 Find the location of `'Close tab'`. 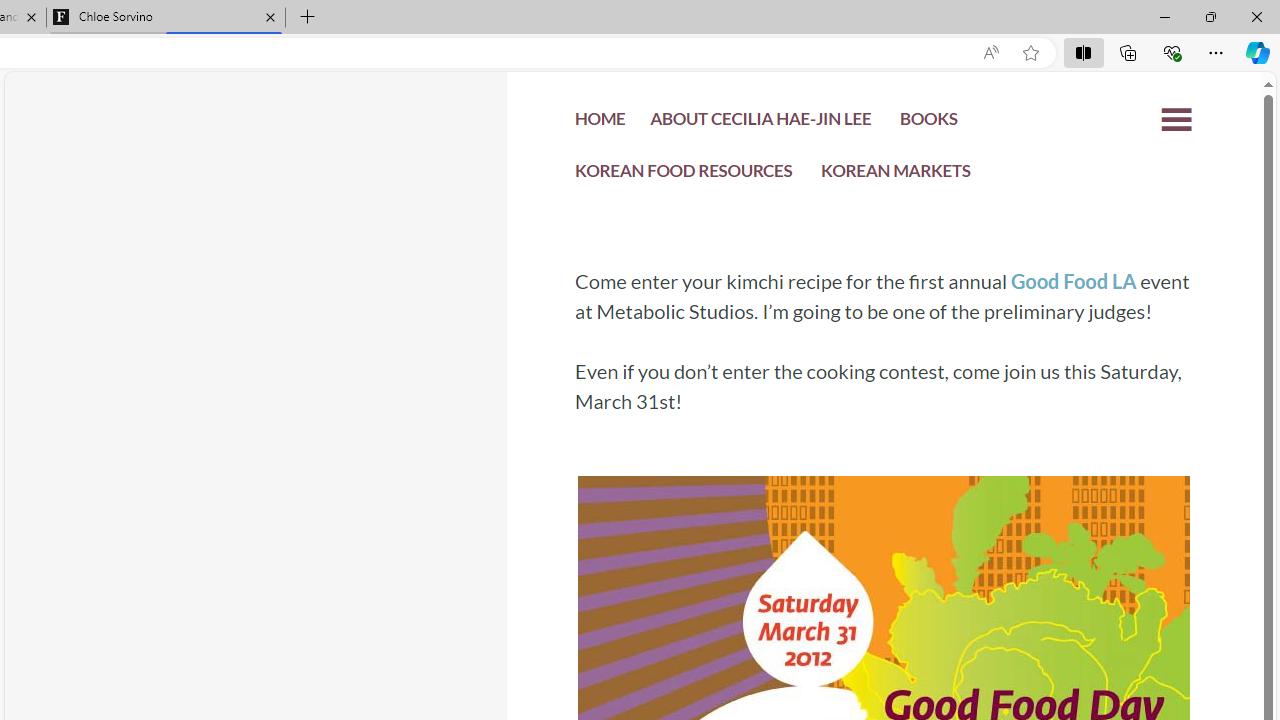

'Close tab' is located at coordinates (269, 17).